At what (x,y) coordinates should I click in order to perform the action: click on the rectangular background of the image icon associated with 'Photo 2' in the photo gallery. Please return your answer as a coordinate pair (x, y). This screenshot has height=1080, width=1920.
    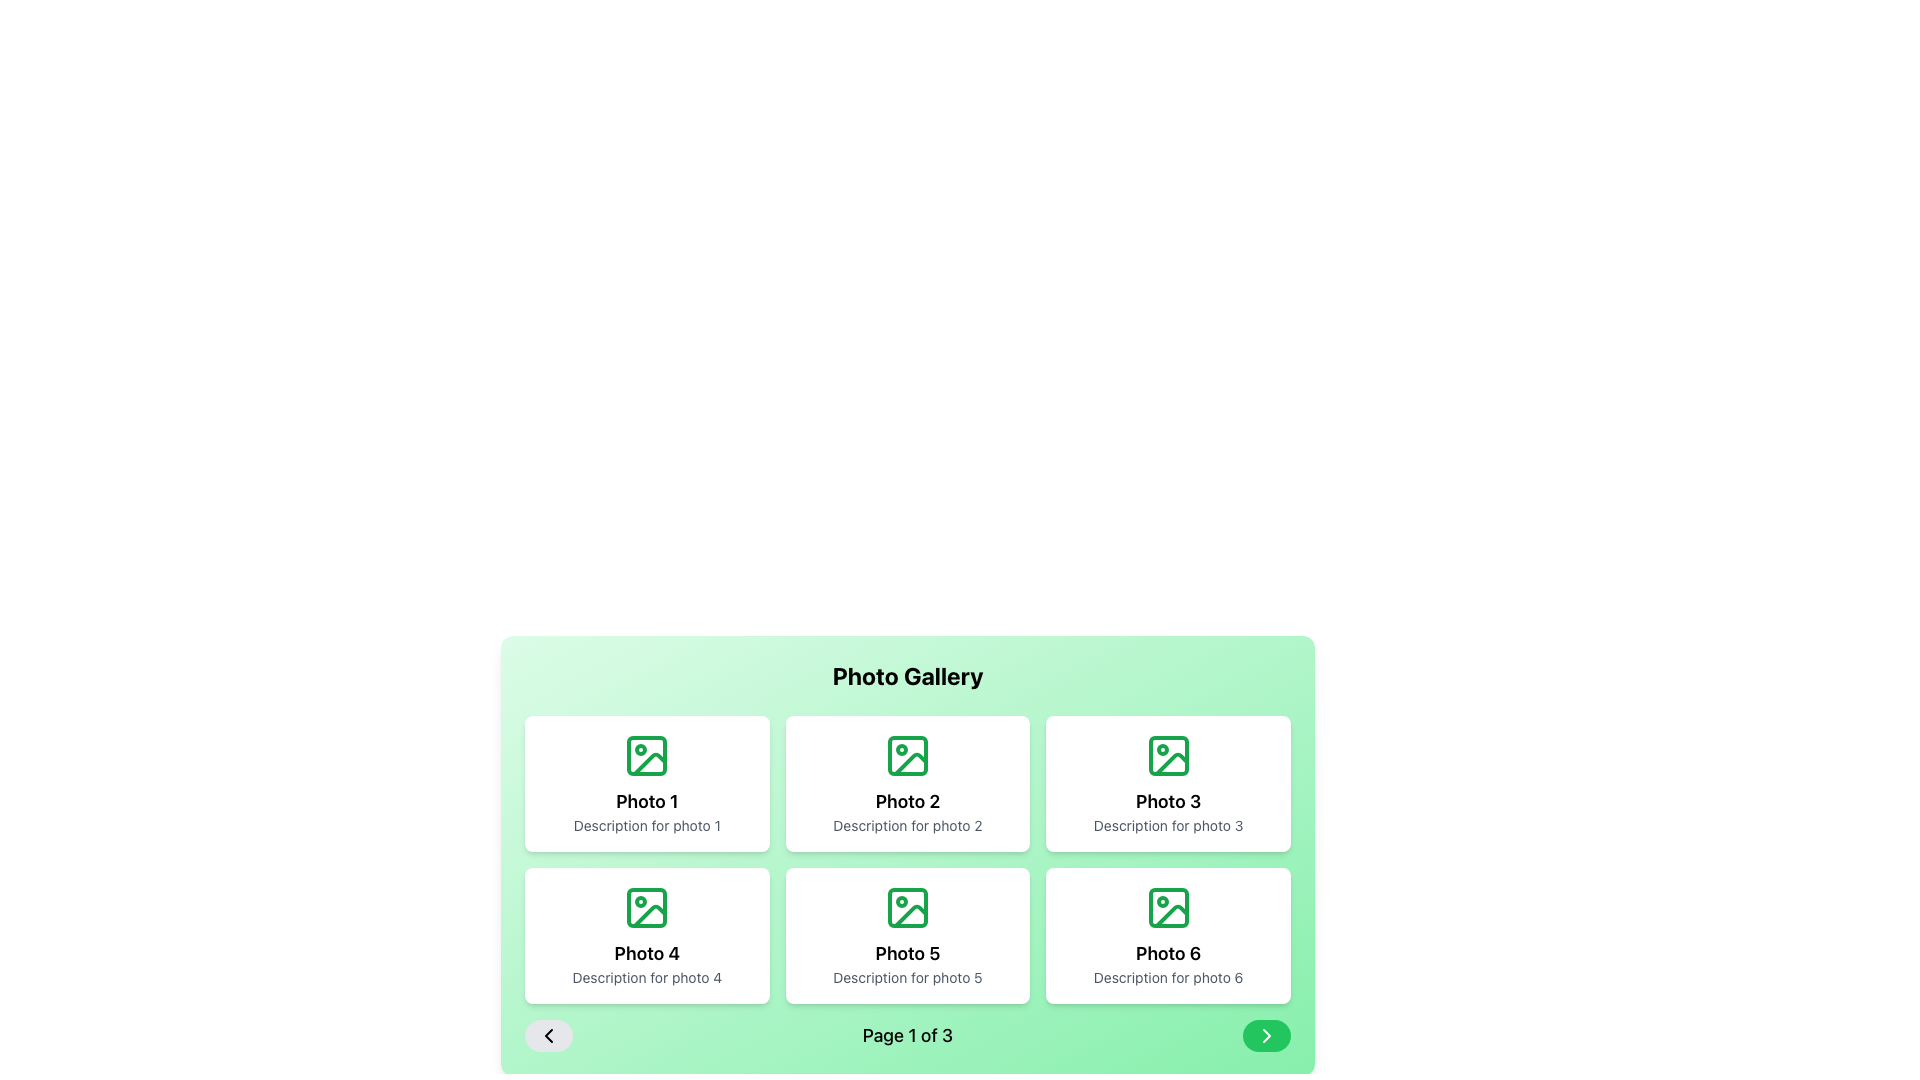
    Looking at the image, I should click on (906, 756).